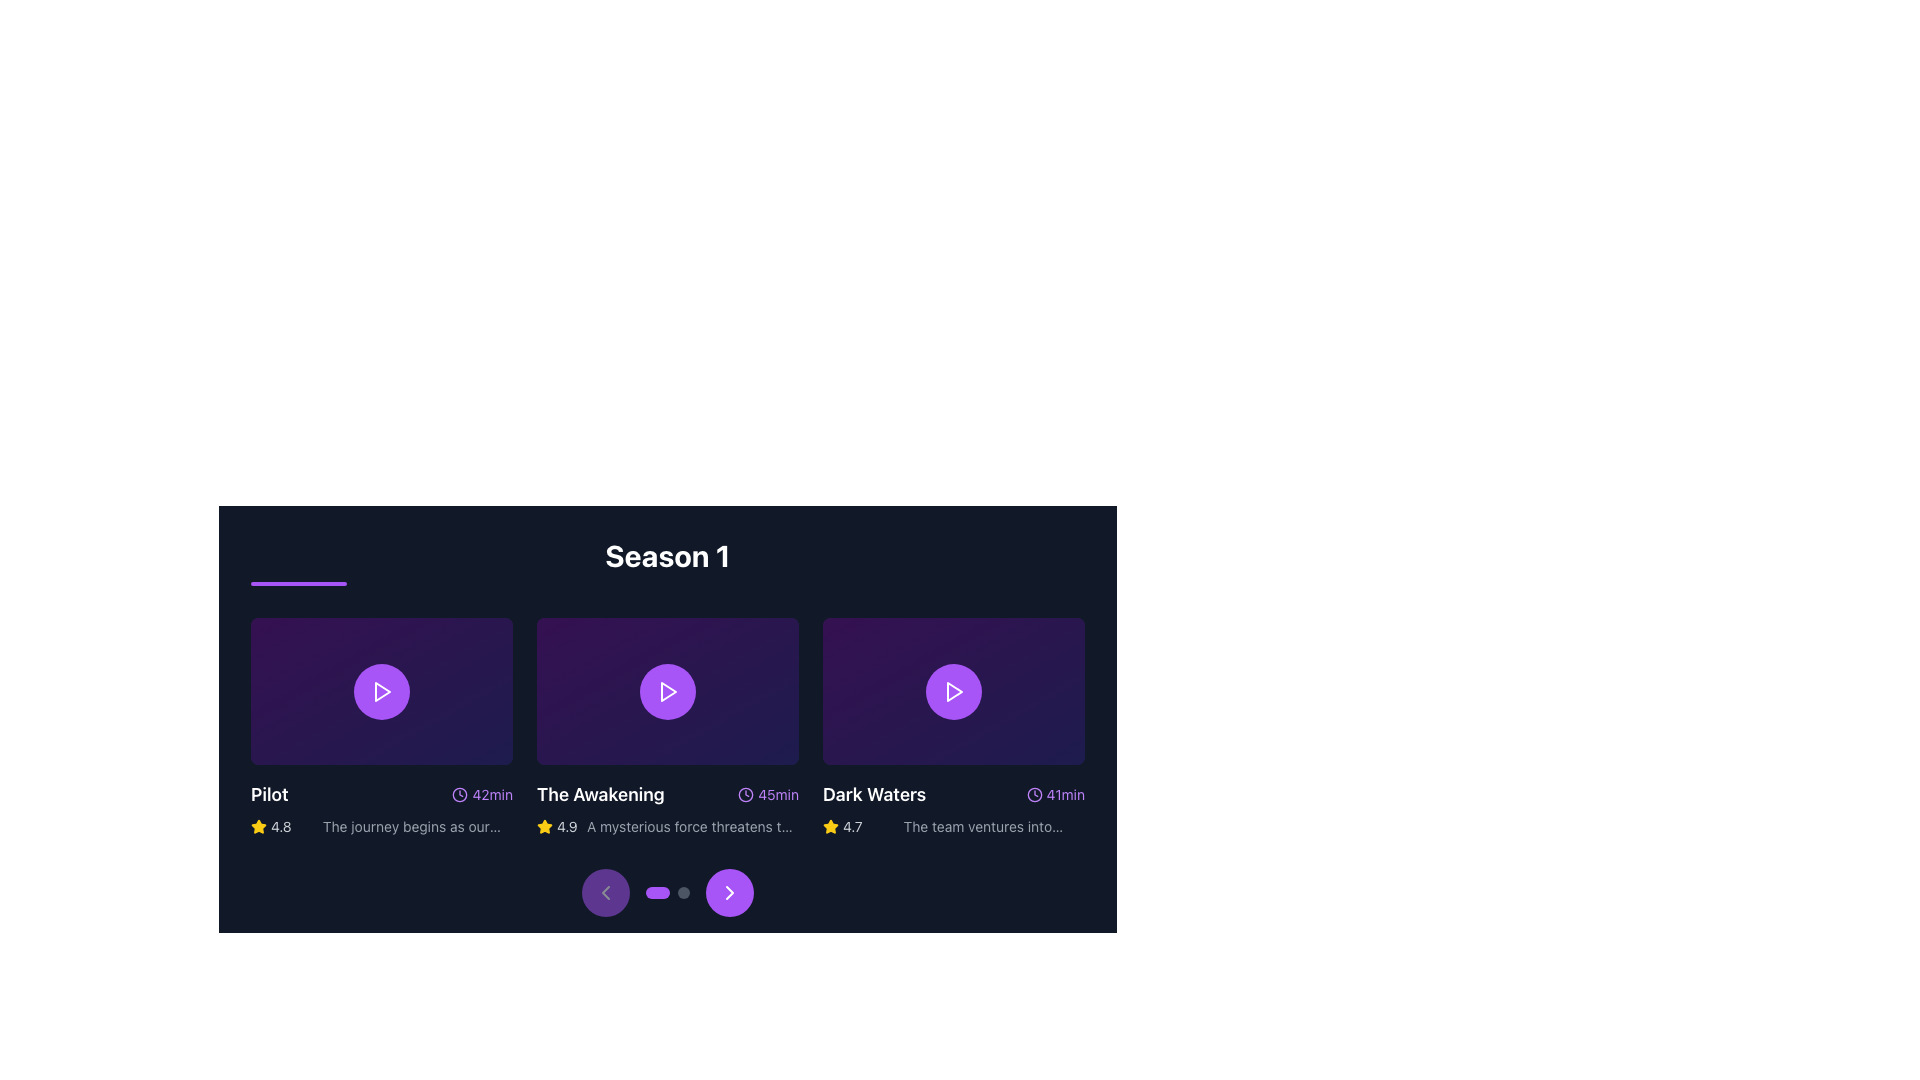 The width and height of the screenshot is (1920, 1080). What do you see at coordinates (728, 892) in the screenshot?
I see `the Chevron Icon embedded within the Circular Navigation Button located at the lower-right corner of the navigation control section` at bounding box center [728, 892].